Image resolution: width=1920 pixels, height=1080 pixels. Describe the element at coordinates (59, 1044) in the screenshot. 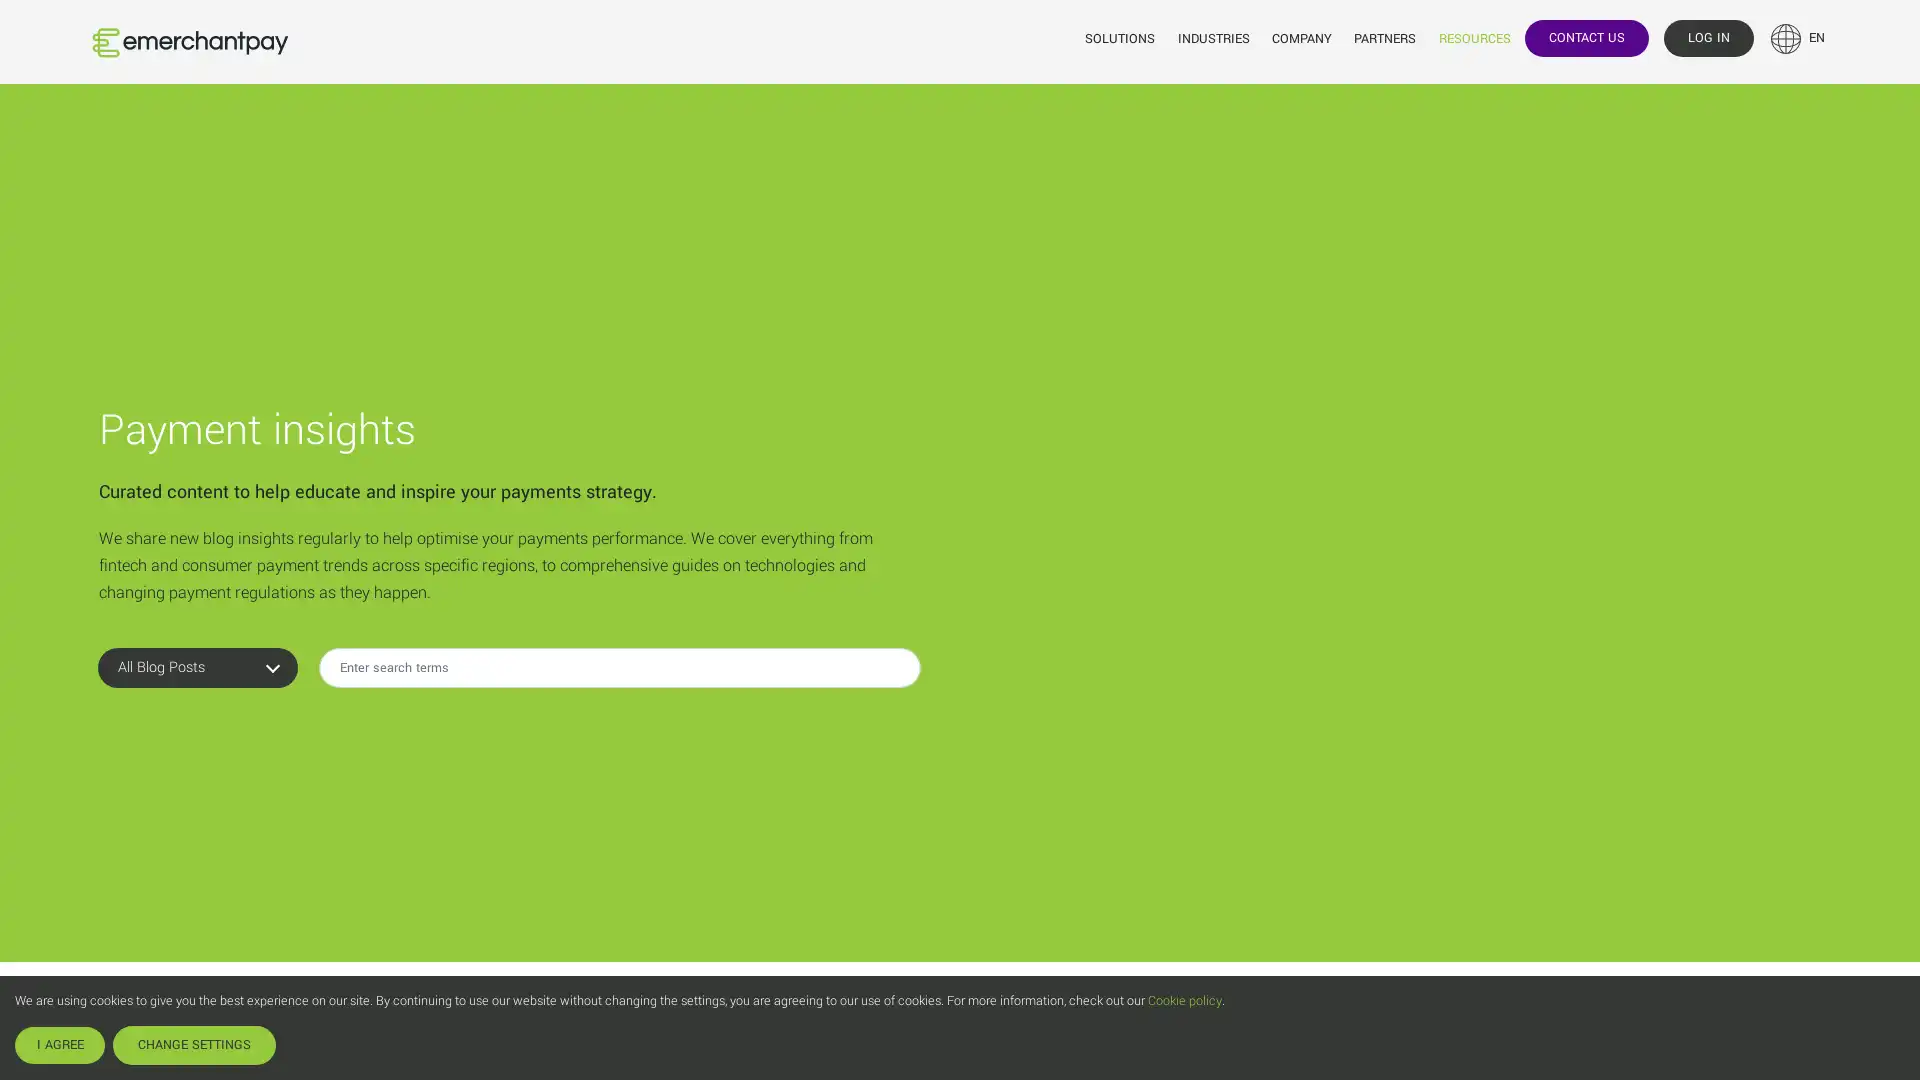

I see `I AGREE` at that location.